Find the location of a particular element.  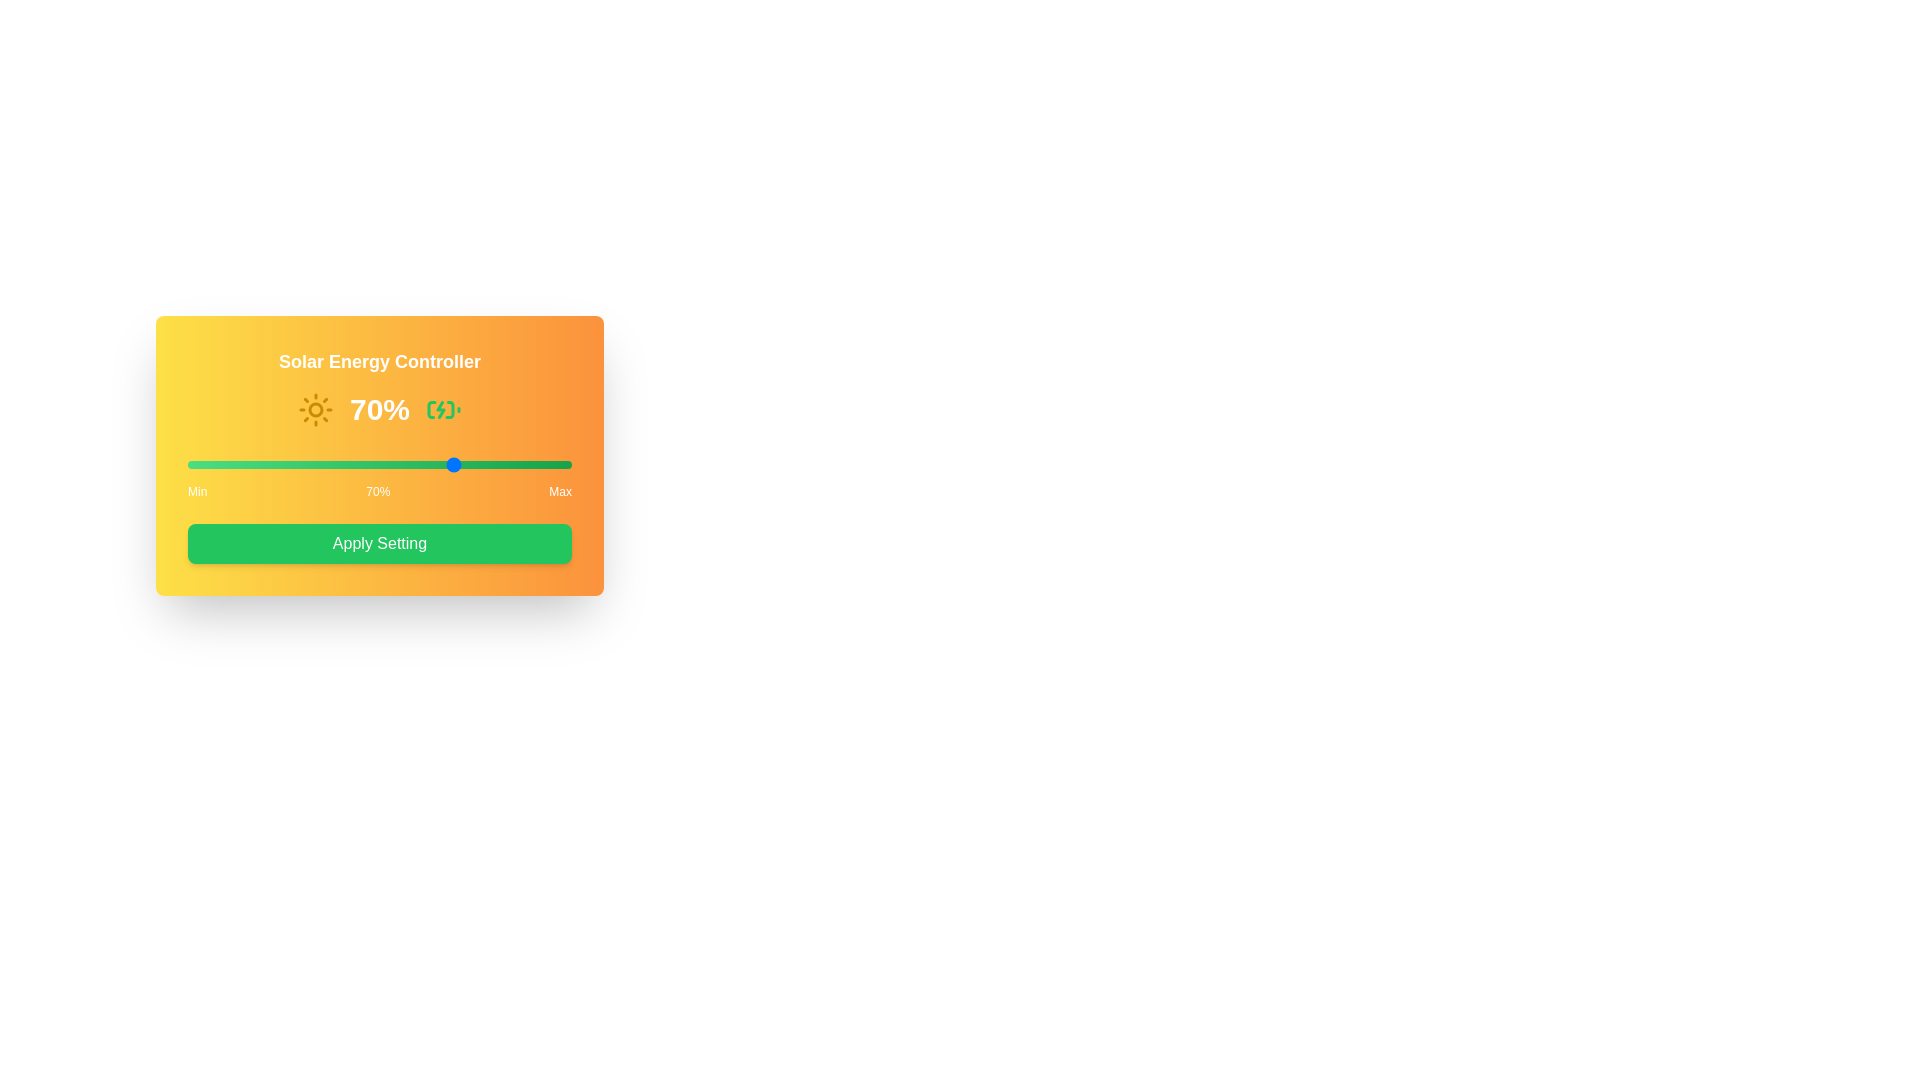

the solar input slider to 16% is located at coordinates (248, 465).